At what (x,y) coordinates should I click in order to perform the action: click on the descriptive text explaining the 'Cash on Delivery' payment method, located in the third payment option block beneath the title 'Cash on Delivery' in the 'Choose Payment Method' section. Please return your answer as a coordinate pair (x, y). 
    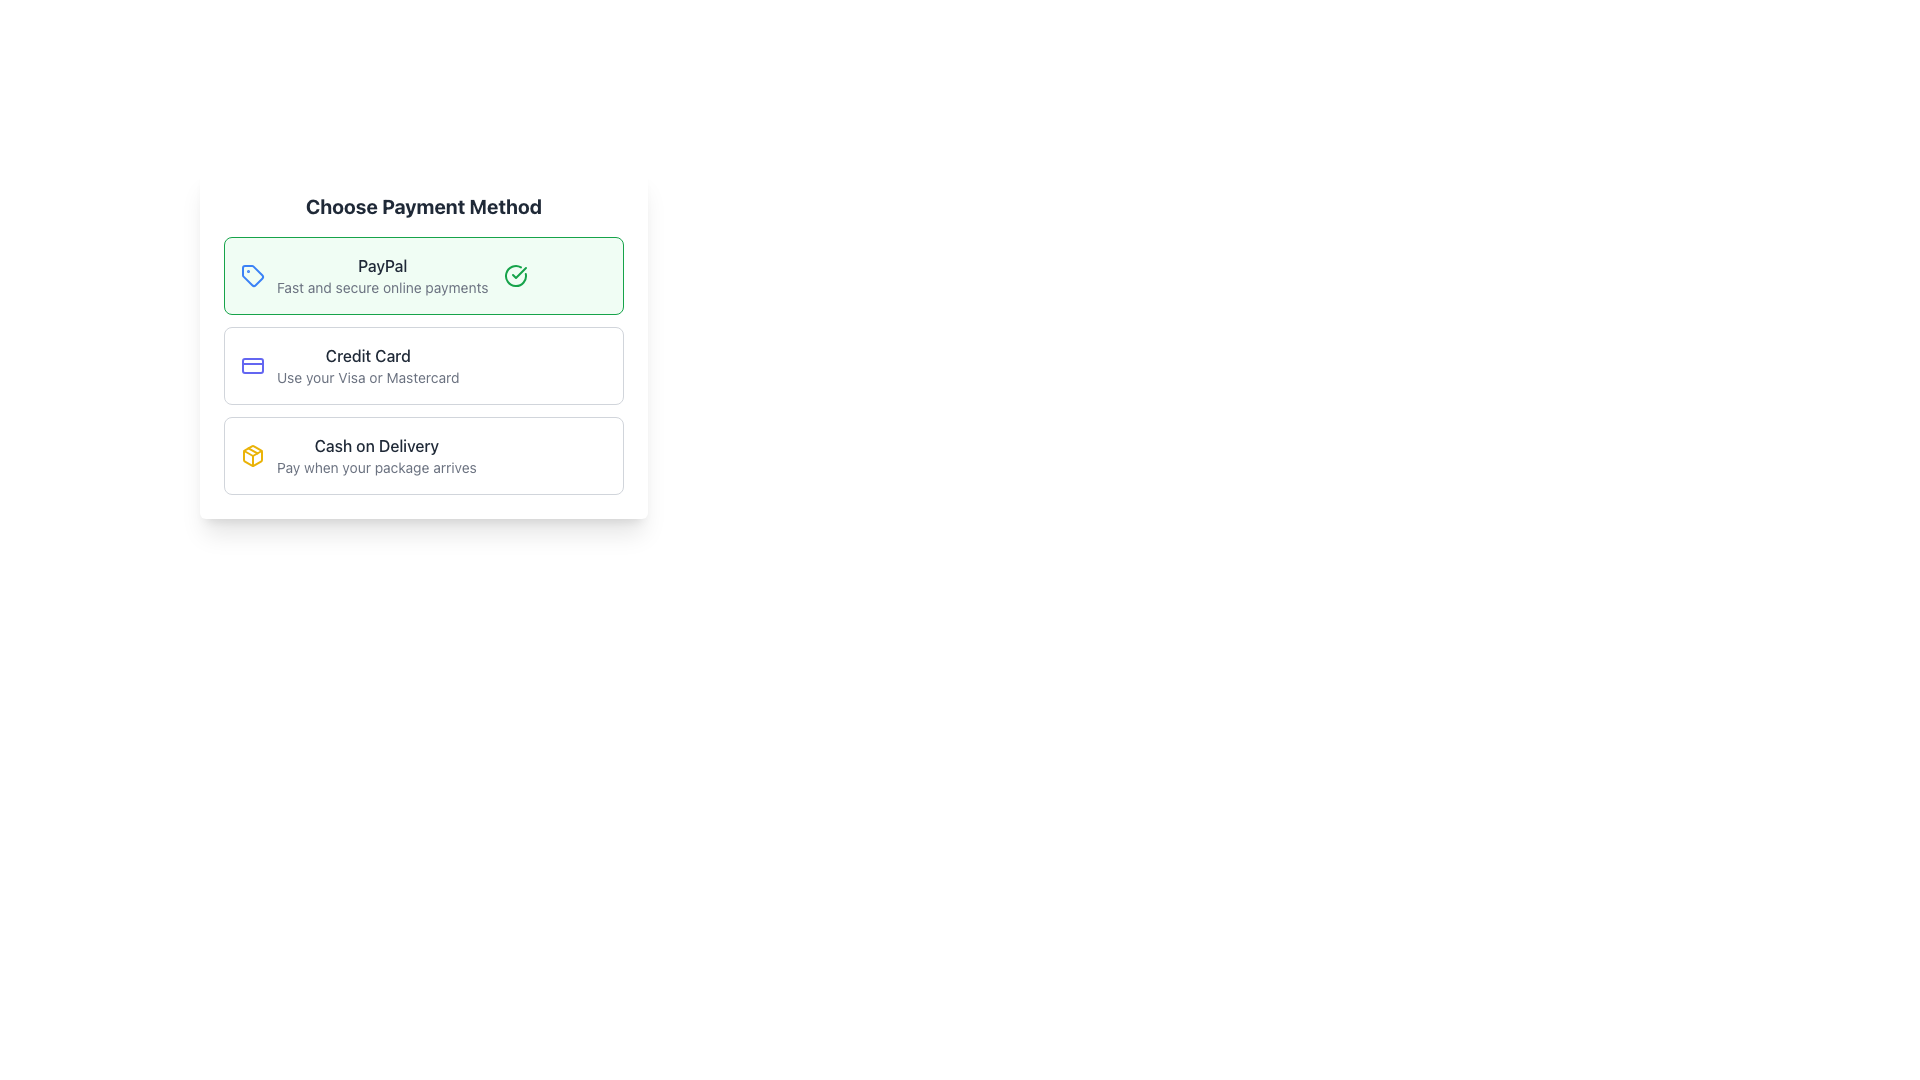
    Looking at the image, I should click on (376, 467).